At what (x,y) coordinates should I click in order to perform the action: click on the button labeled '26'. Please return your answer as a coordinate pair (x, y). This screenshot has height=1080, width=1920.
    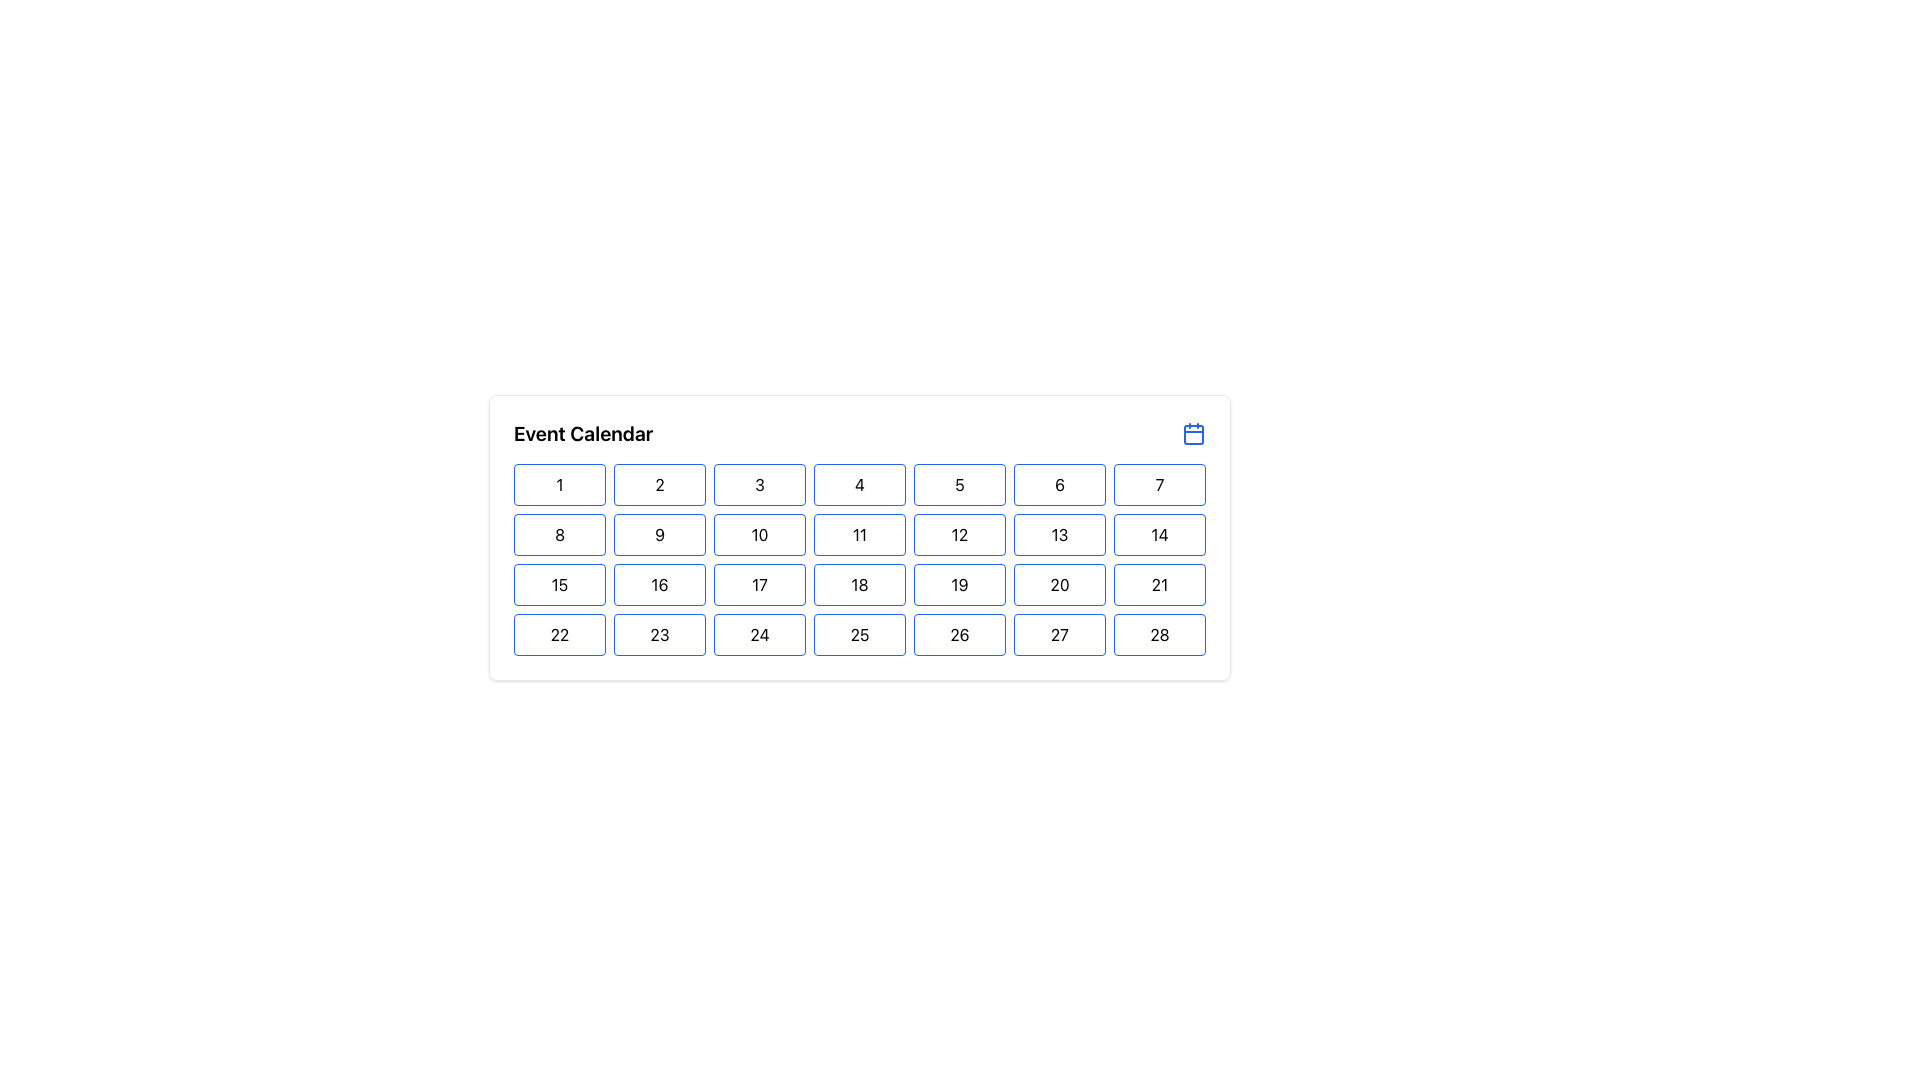
    Looking at the image, I should click on (960, 635).